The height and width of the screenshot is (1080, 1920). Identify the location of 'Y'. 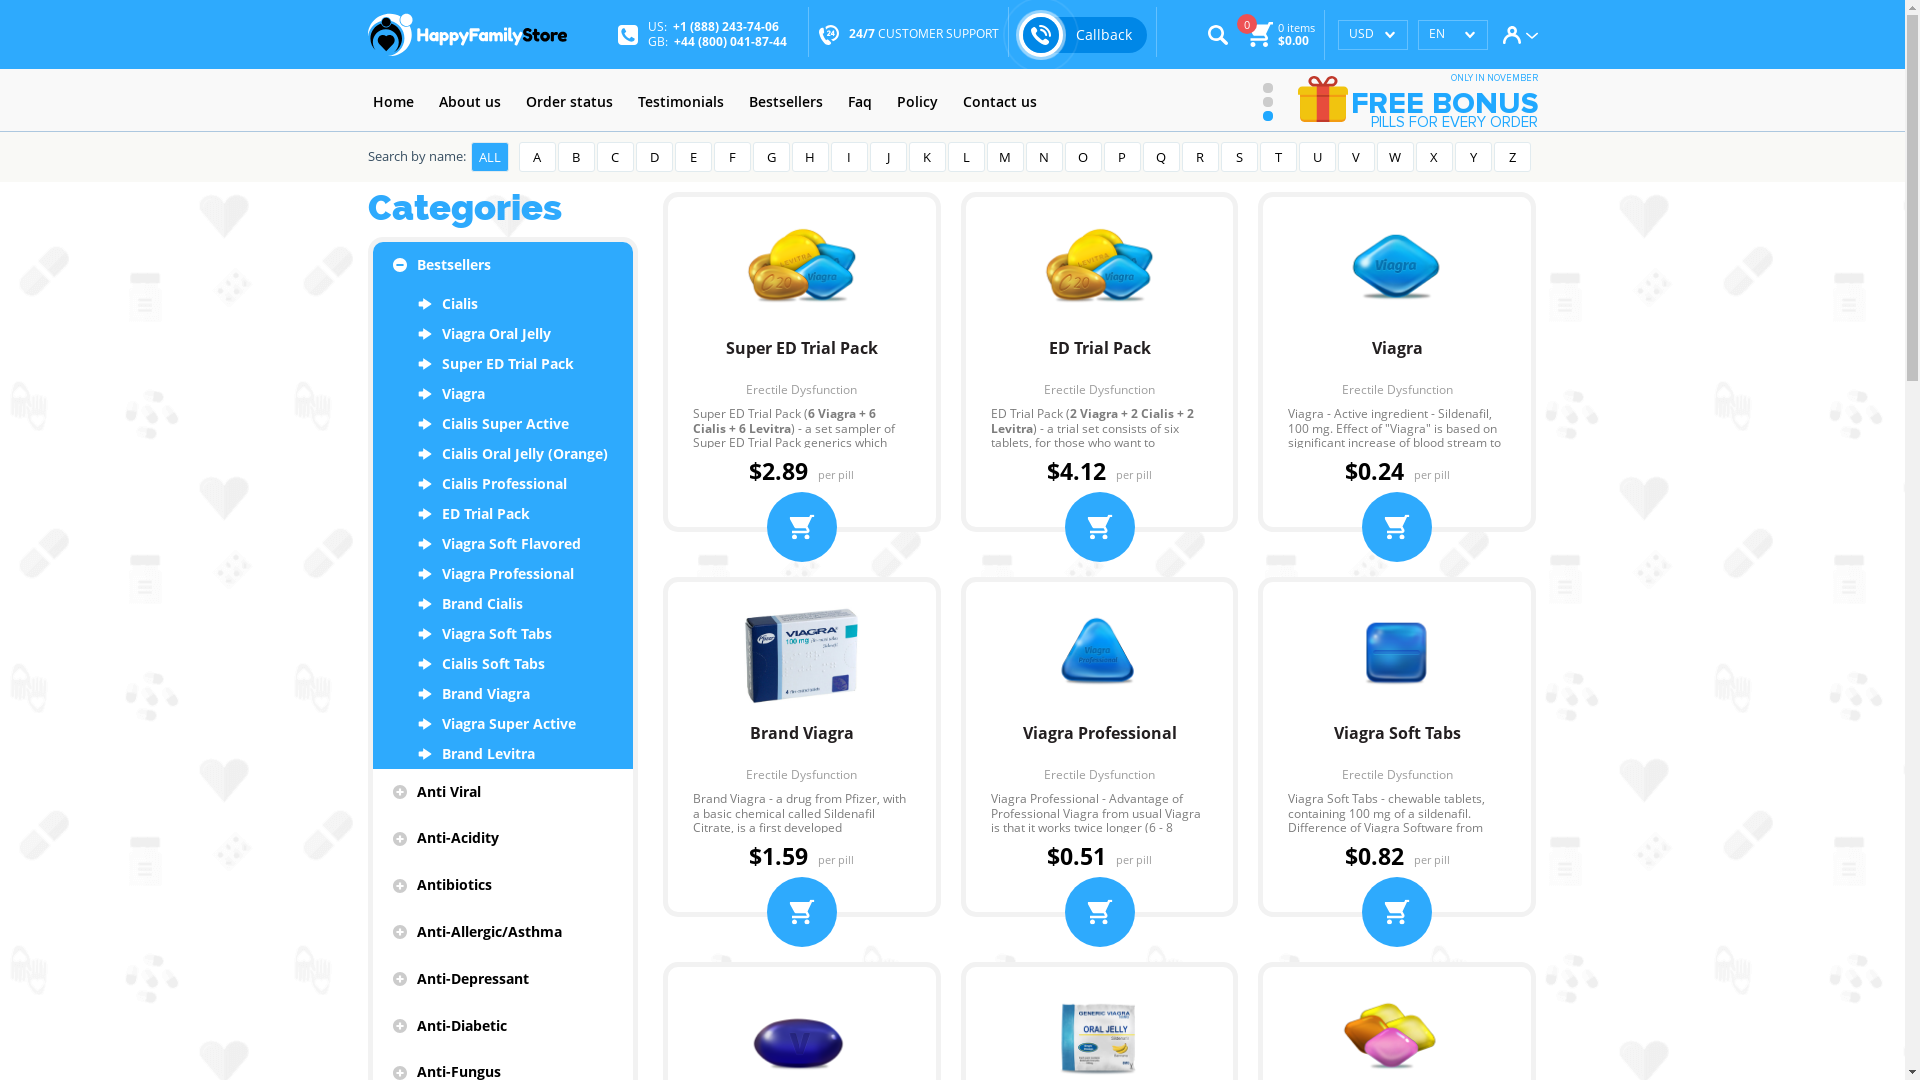
(1472, 156).